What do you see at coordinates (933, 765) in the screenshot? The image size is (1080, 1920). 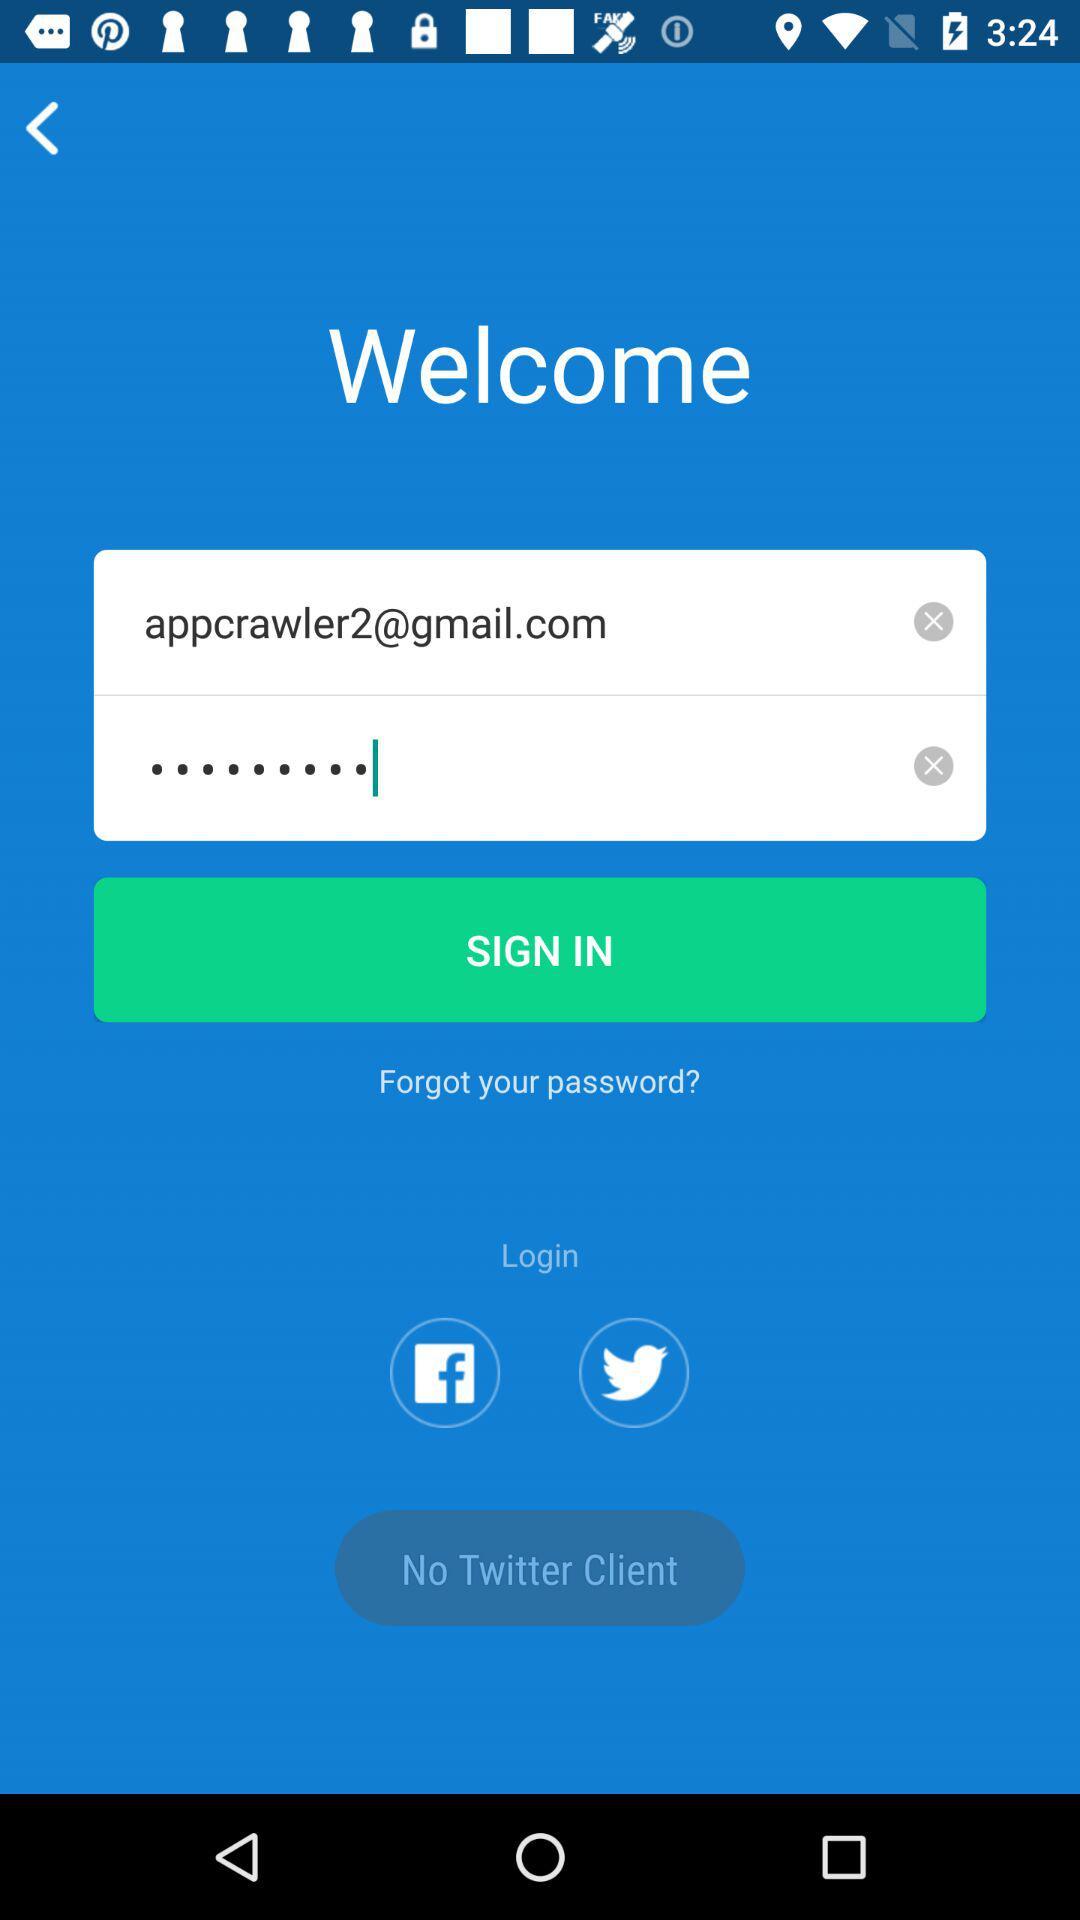 I see `to delete typed password` at bounding box center [933, 765].